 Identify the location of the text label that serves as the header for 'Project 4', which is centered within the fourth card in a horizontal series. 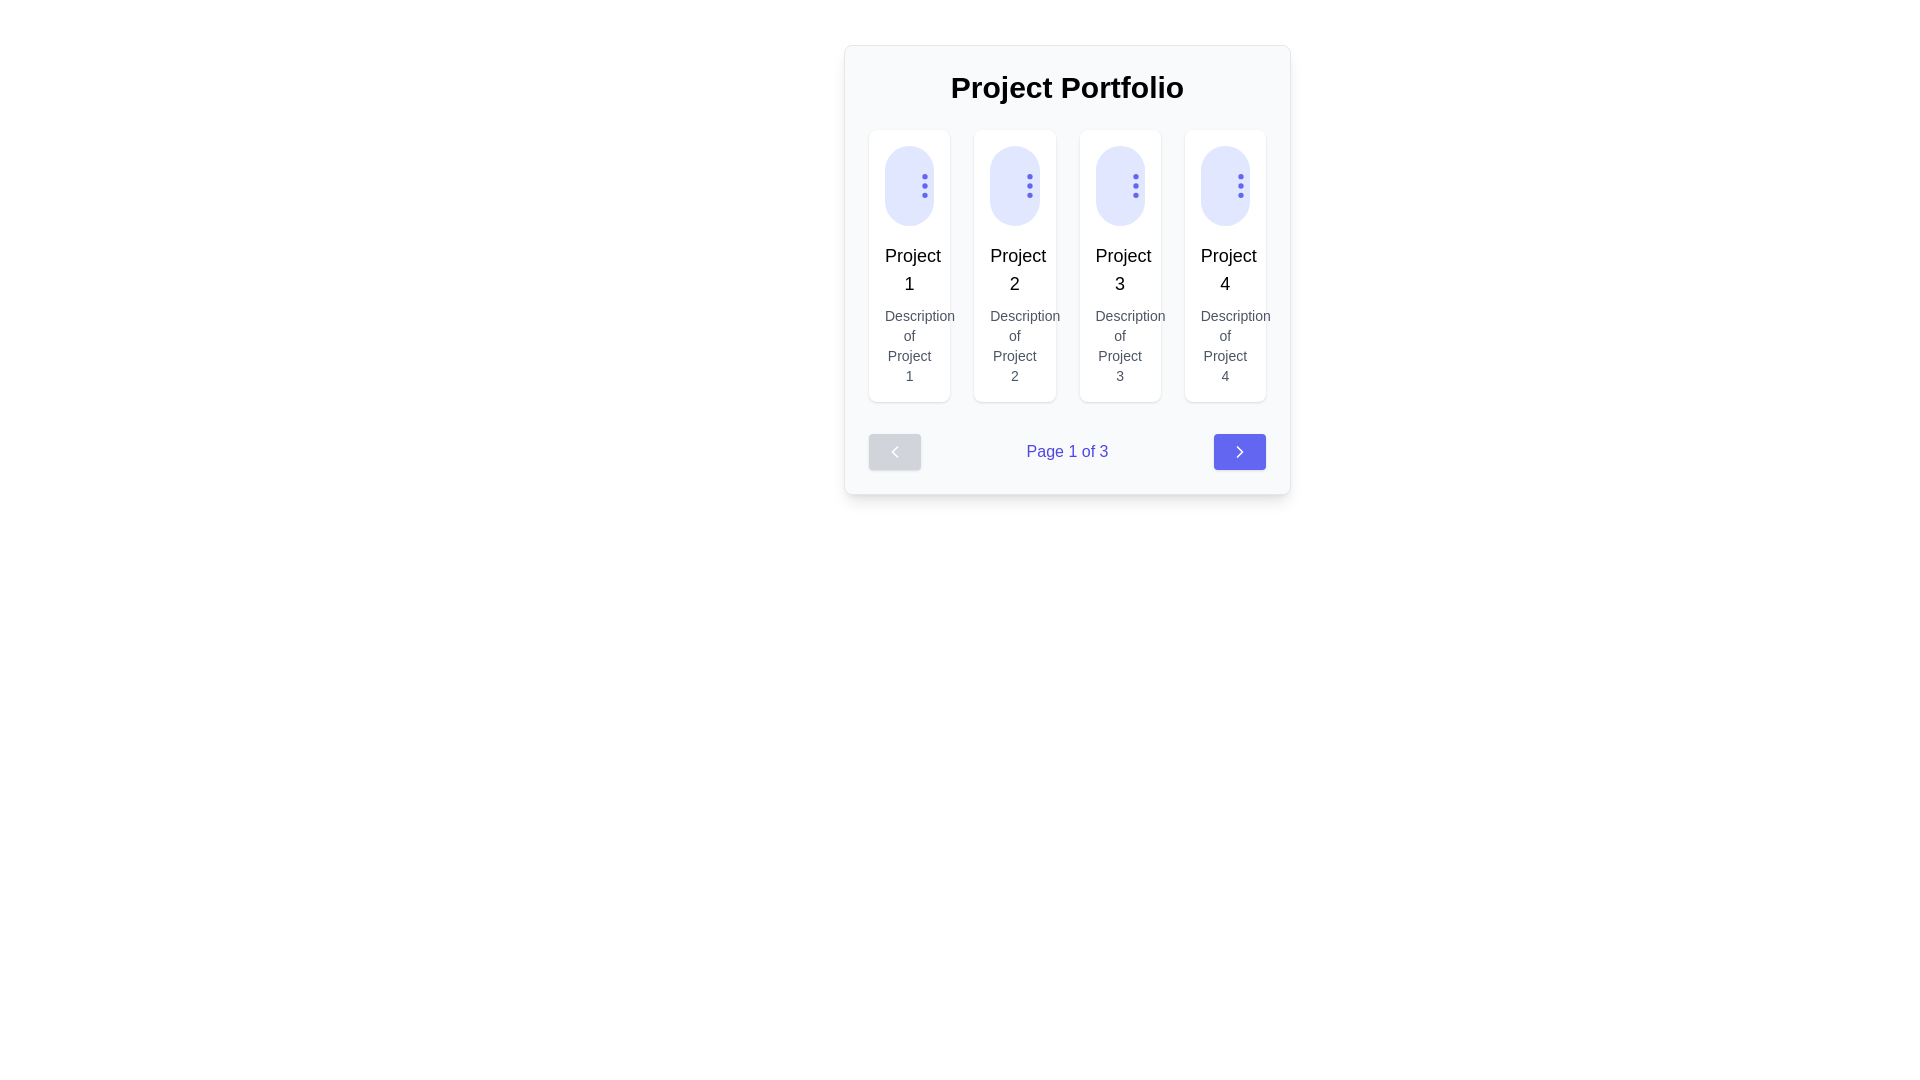
(1224, 270).